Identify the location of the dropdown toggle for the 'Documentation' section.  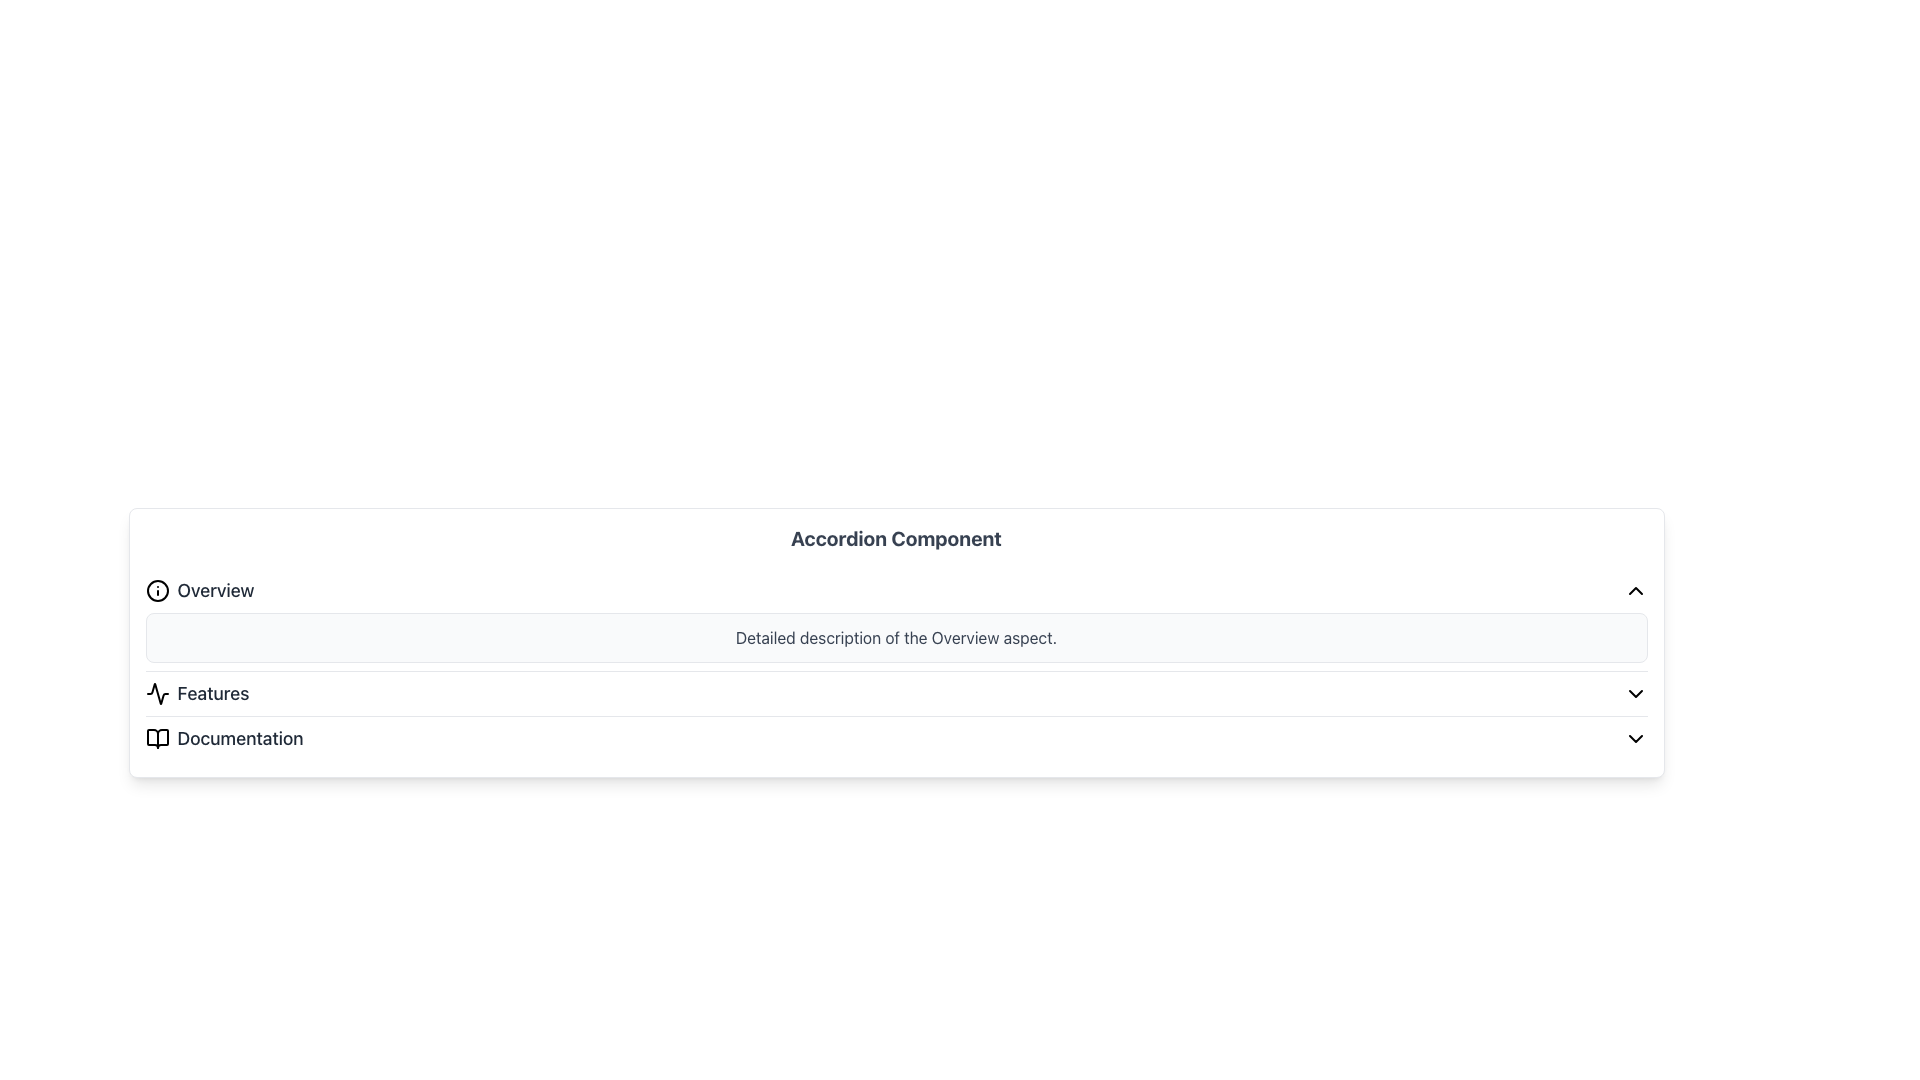
(895, 739).